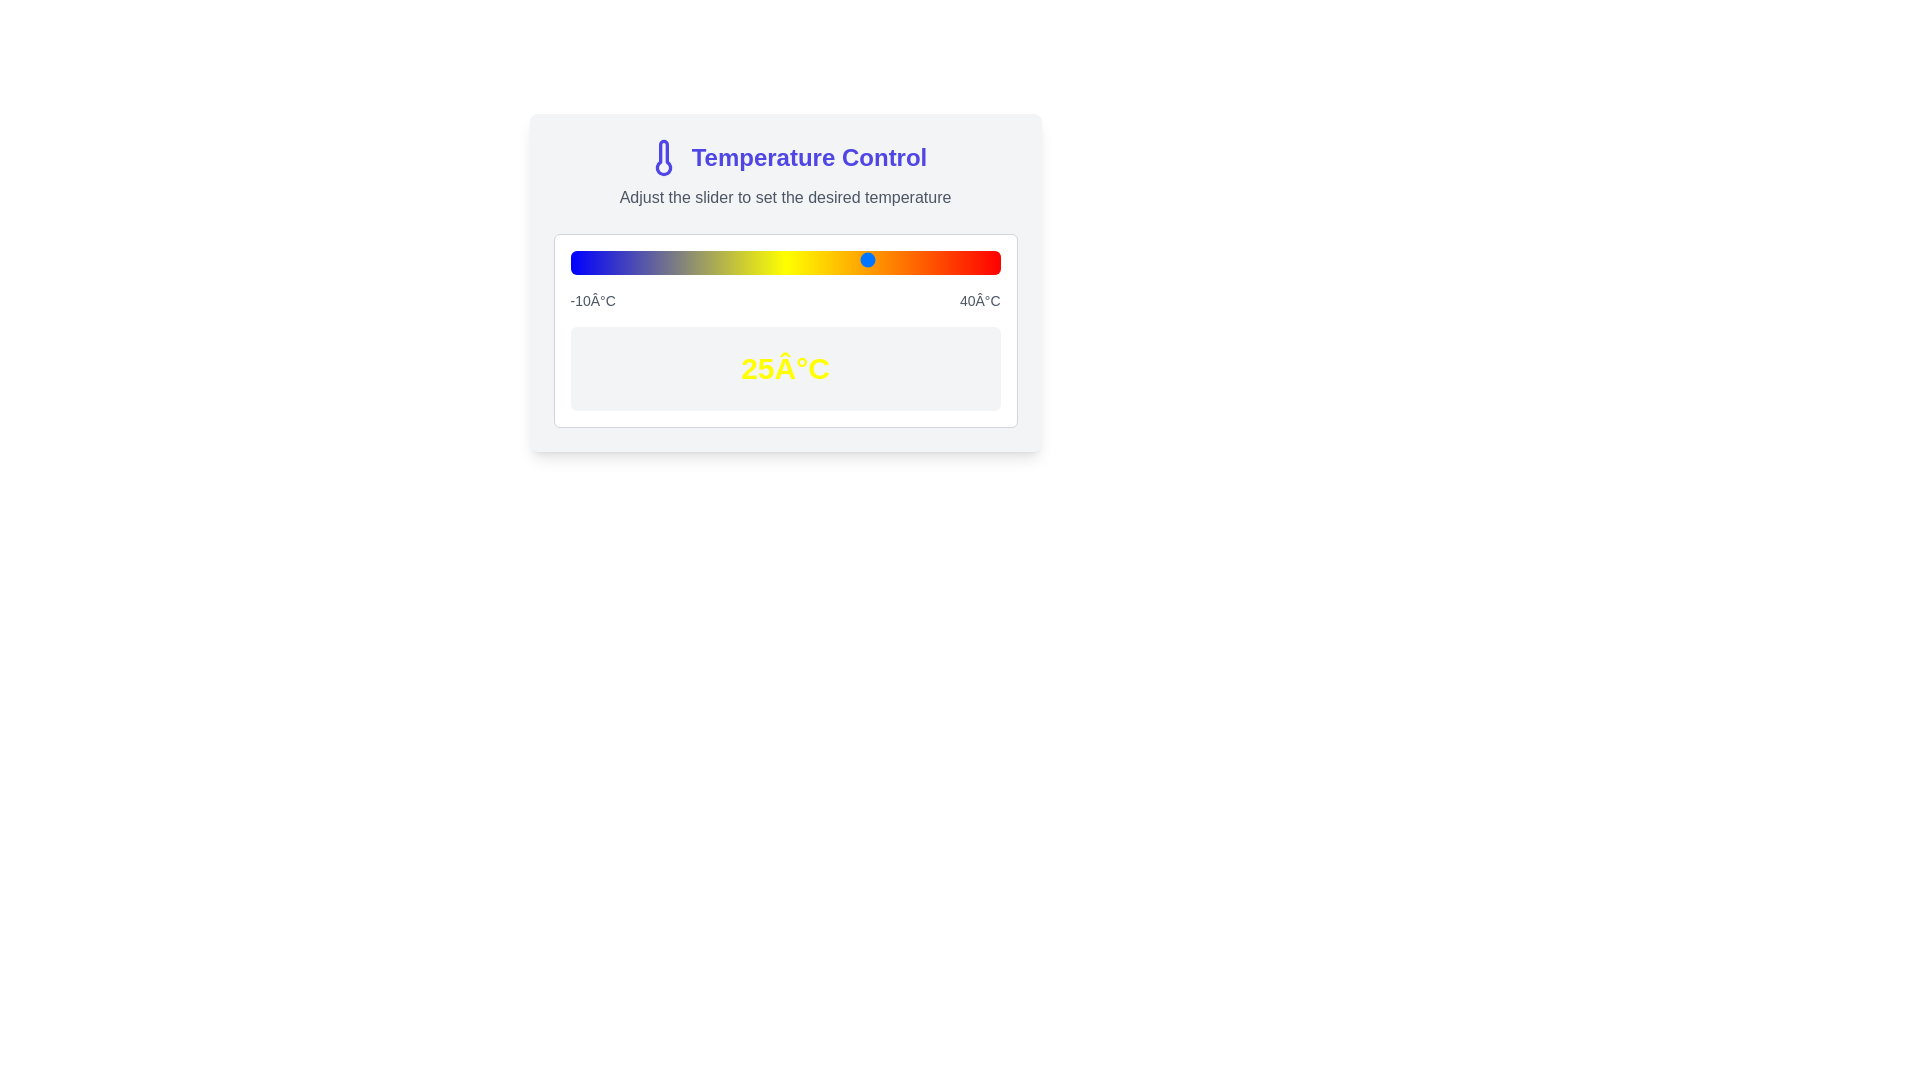  I want to click on the slider to set the temperature to 24°C, so click(862, 258).